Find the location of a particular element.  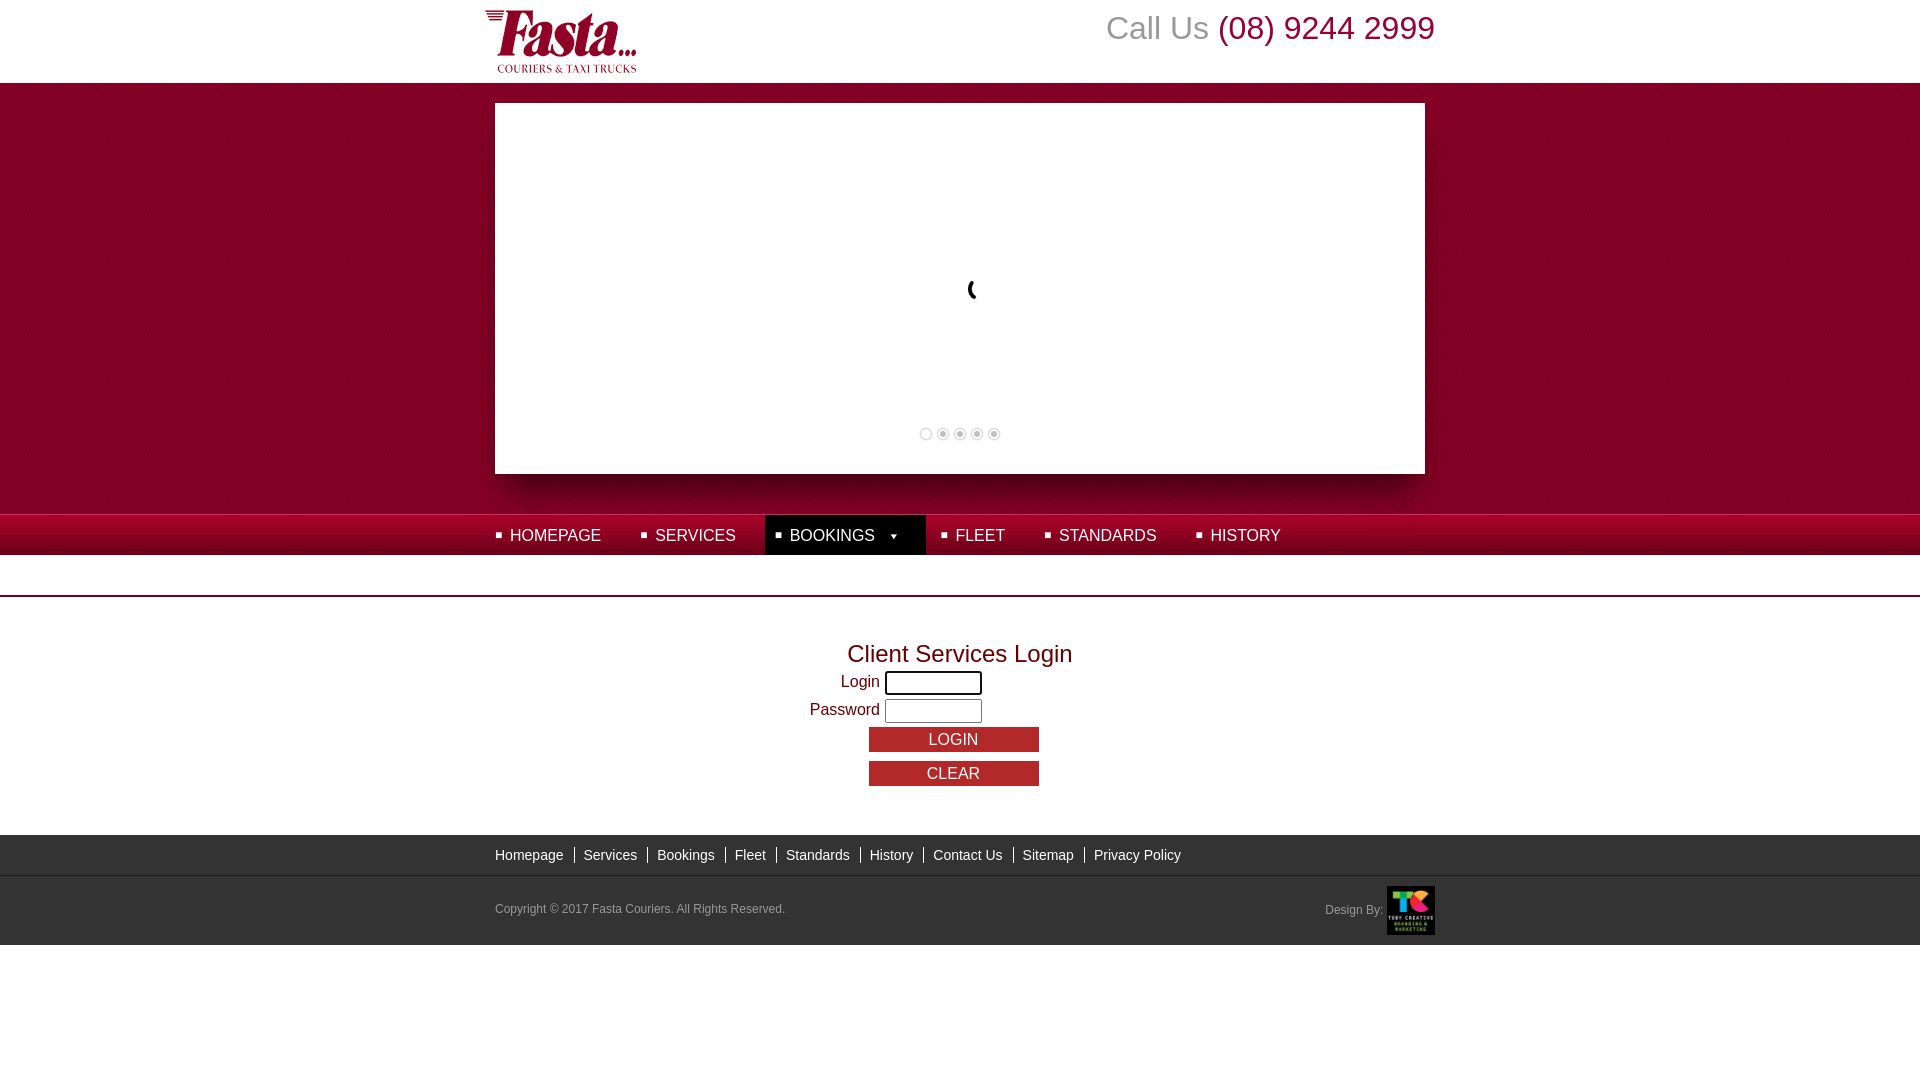

'LOGIN' is located at coordinates (952, 739).